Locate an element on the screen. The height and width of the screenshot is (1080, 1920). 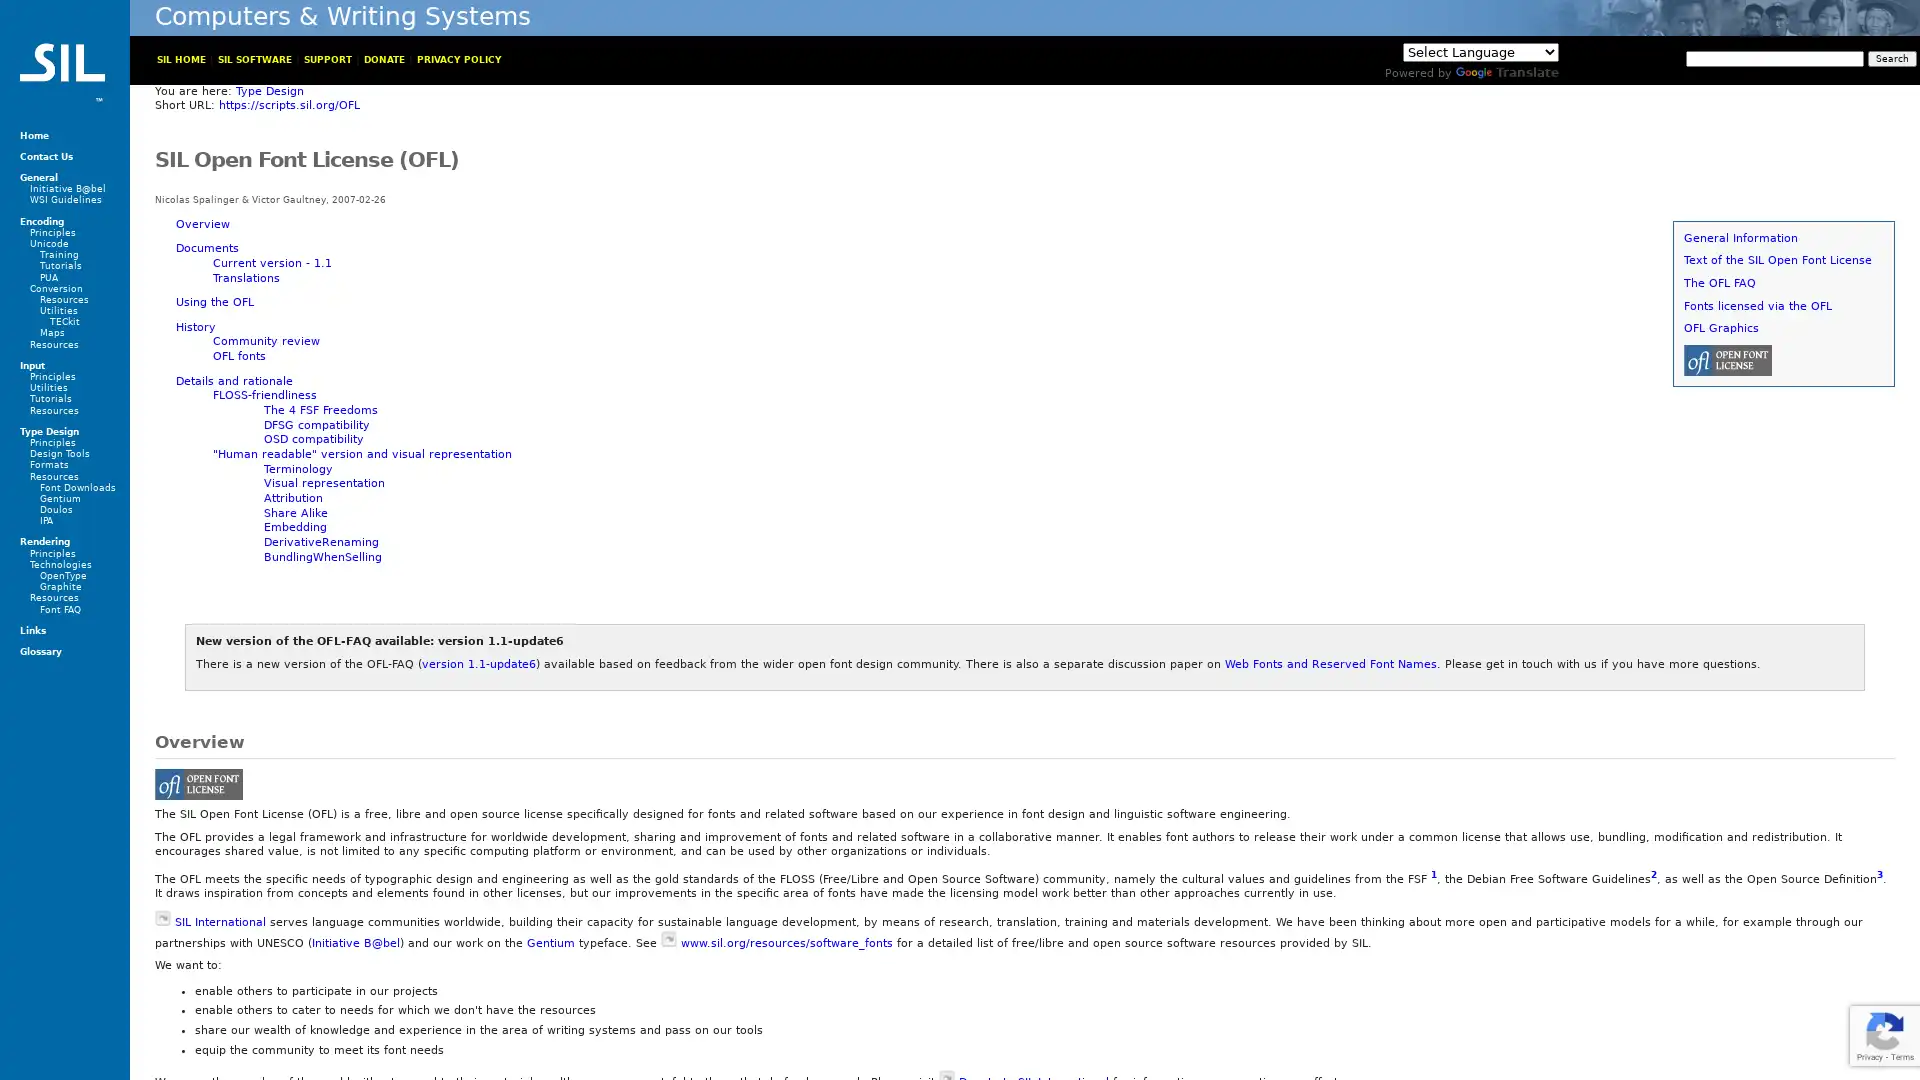
Search is located at coordinates (1891, 57).